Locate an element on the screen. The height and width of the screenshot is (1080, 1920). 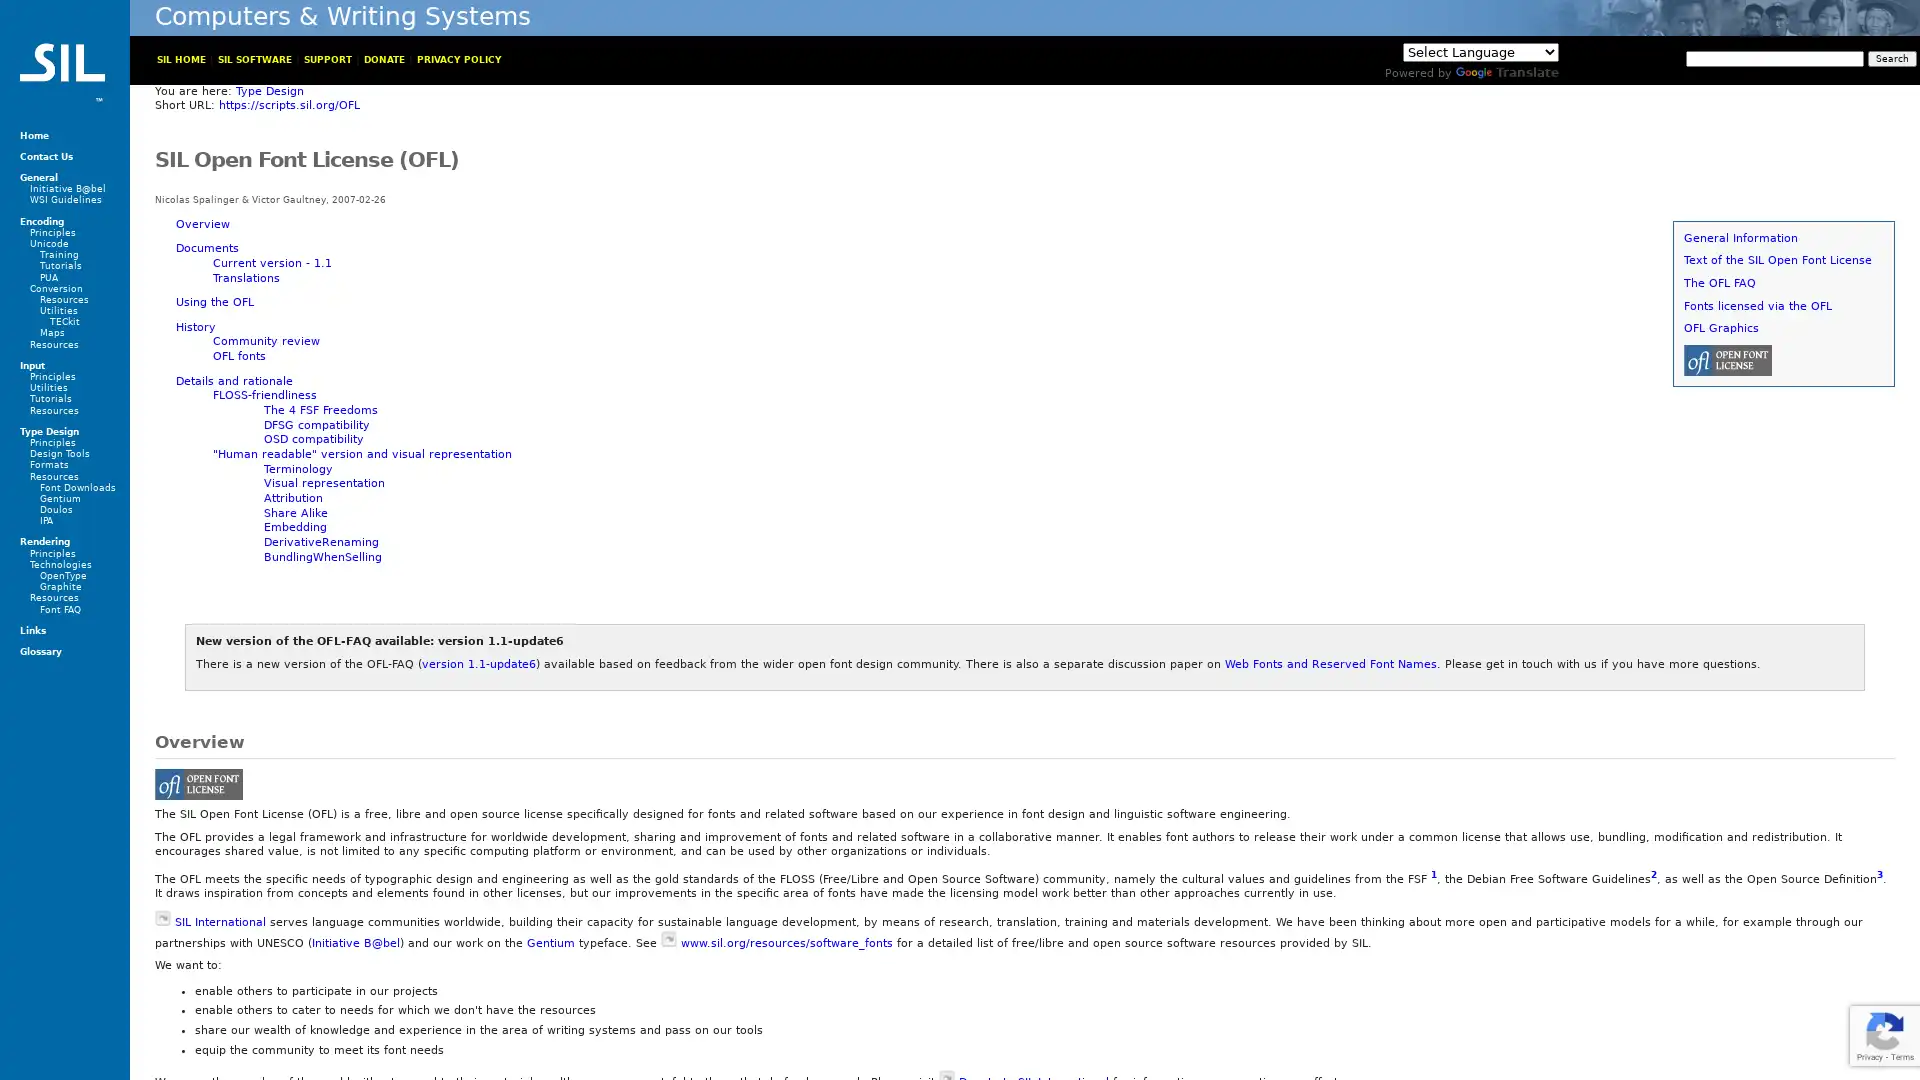
Search is located at coordinates (1891, 57).